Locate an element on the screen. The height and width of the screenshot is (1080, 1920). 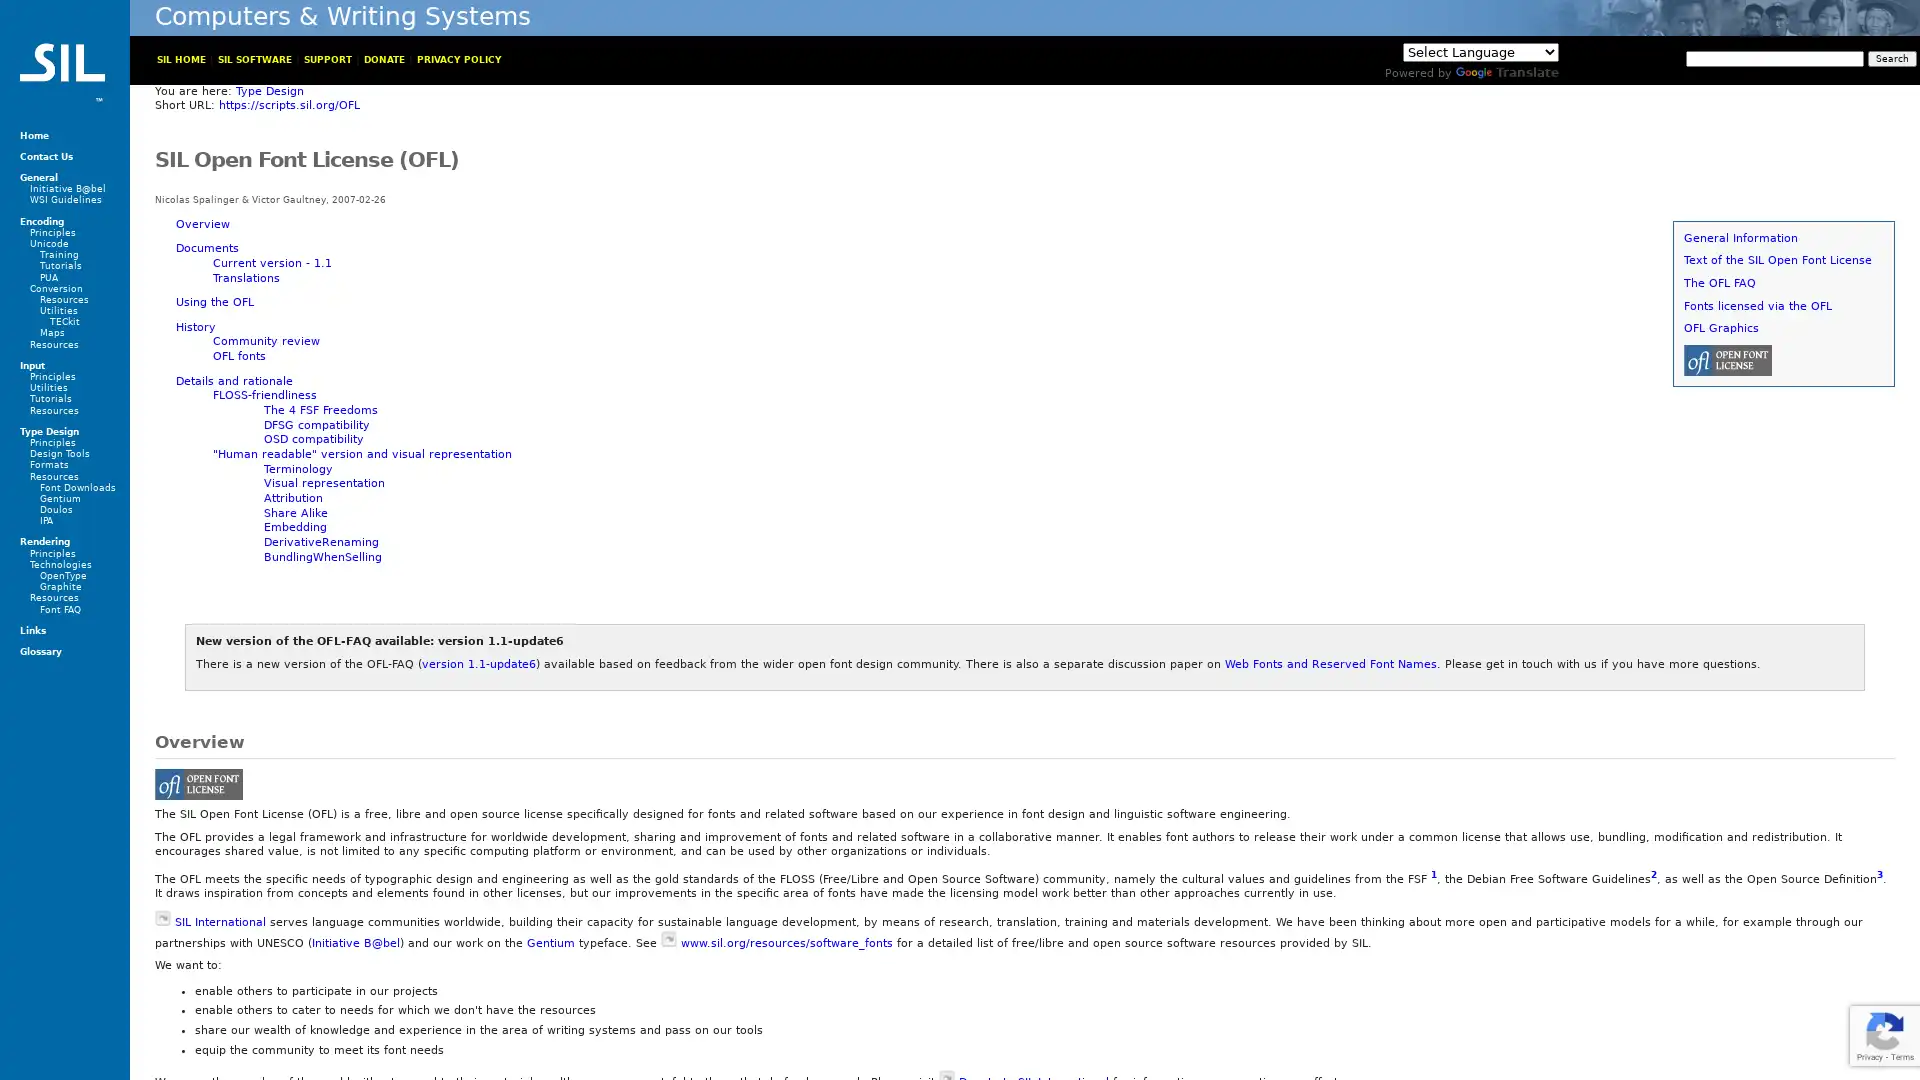
Search is located at coordinates (1891, 57).